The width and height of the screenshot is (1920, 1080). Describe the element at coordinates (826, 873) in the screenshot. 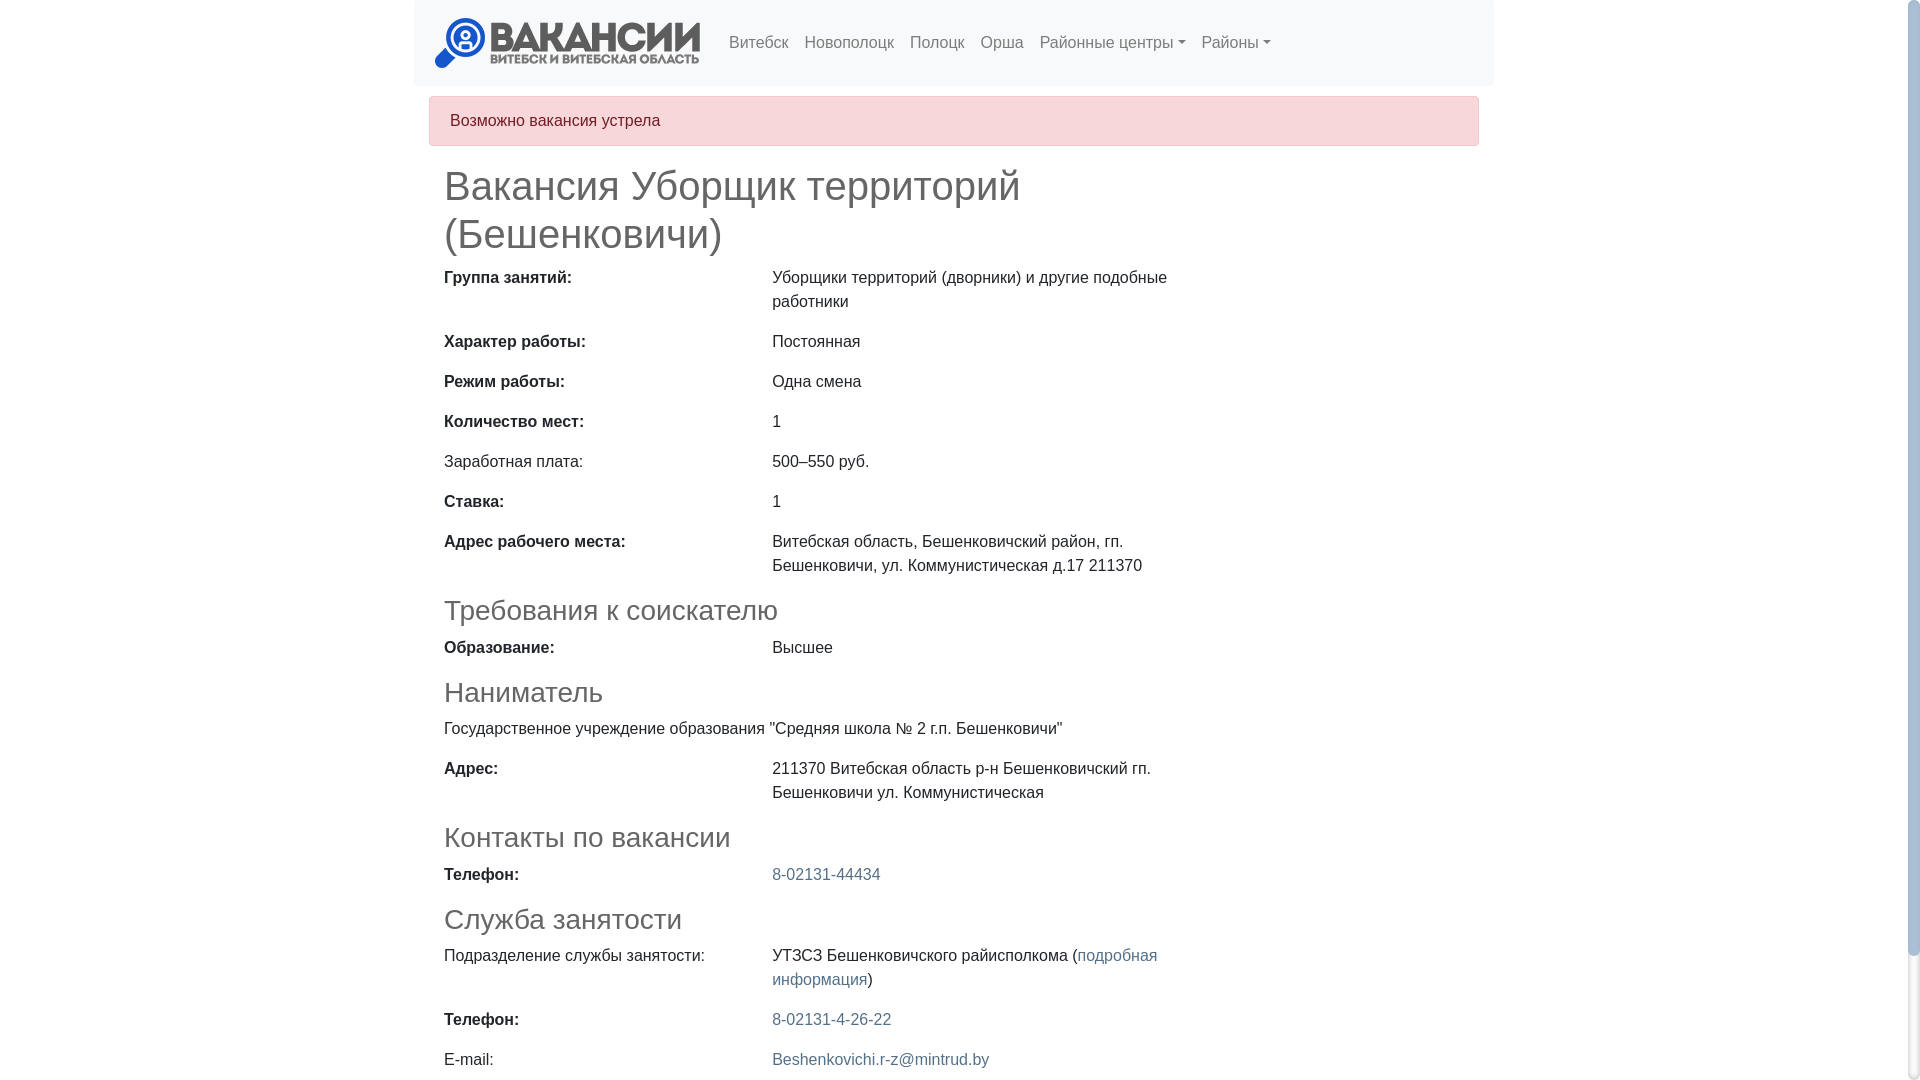

I see `'8-02131-44434'` at that location.